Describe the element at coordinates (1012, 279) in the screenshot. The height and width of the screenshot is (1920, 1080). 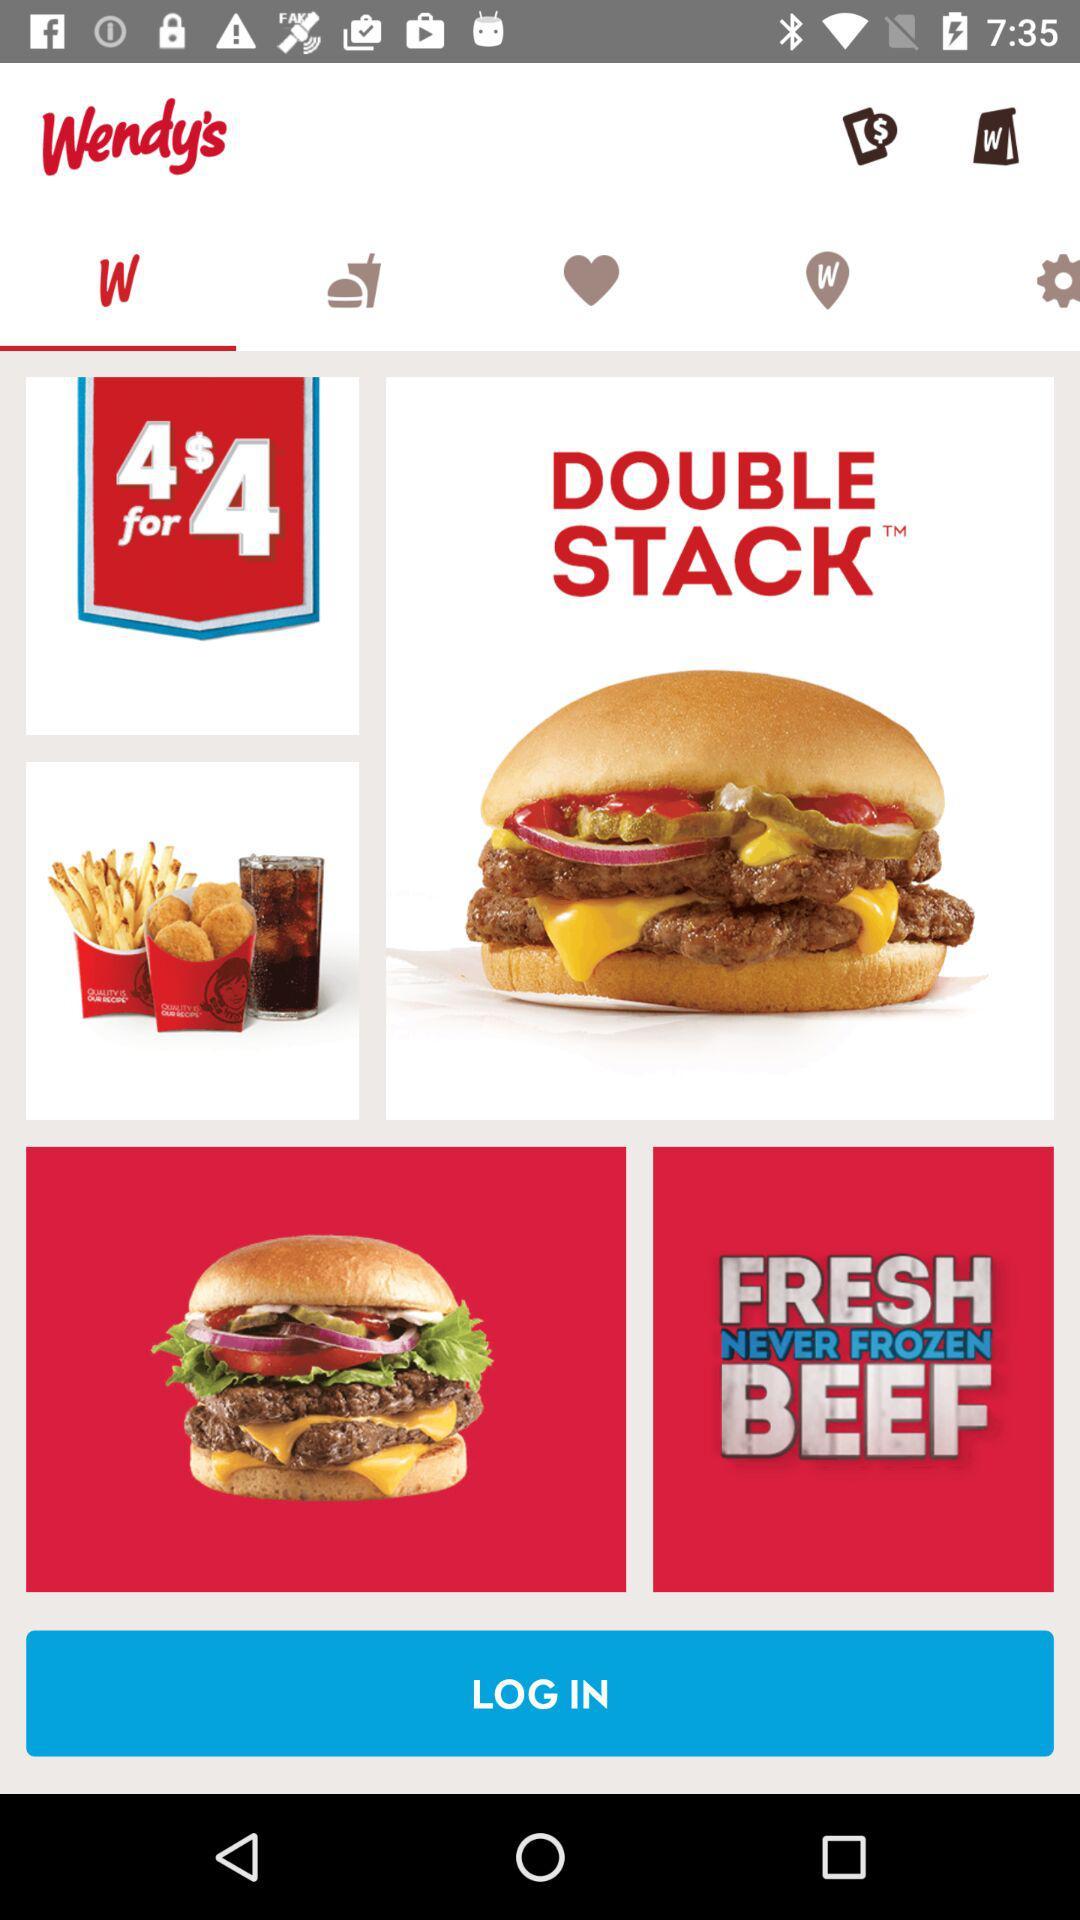
I see `settings` at that location.